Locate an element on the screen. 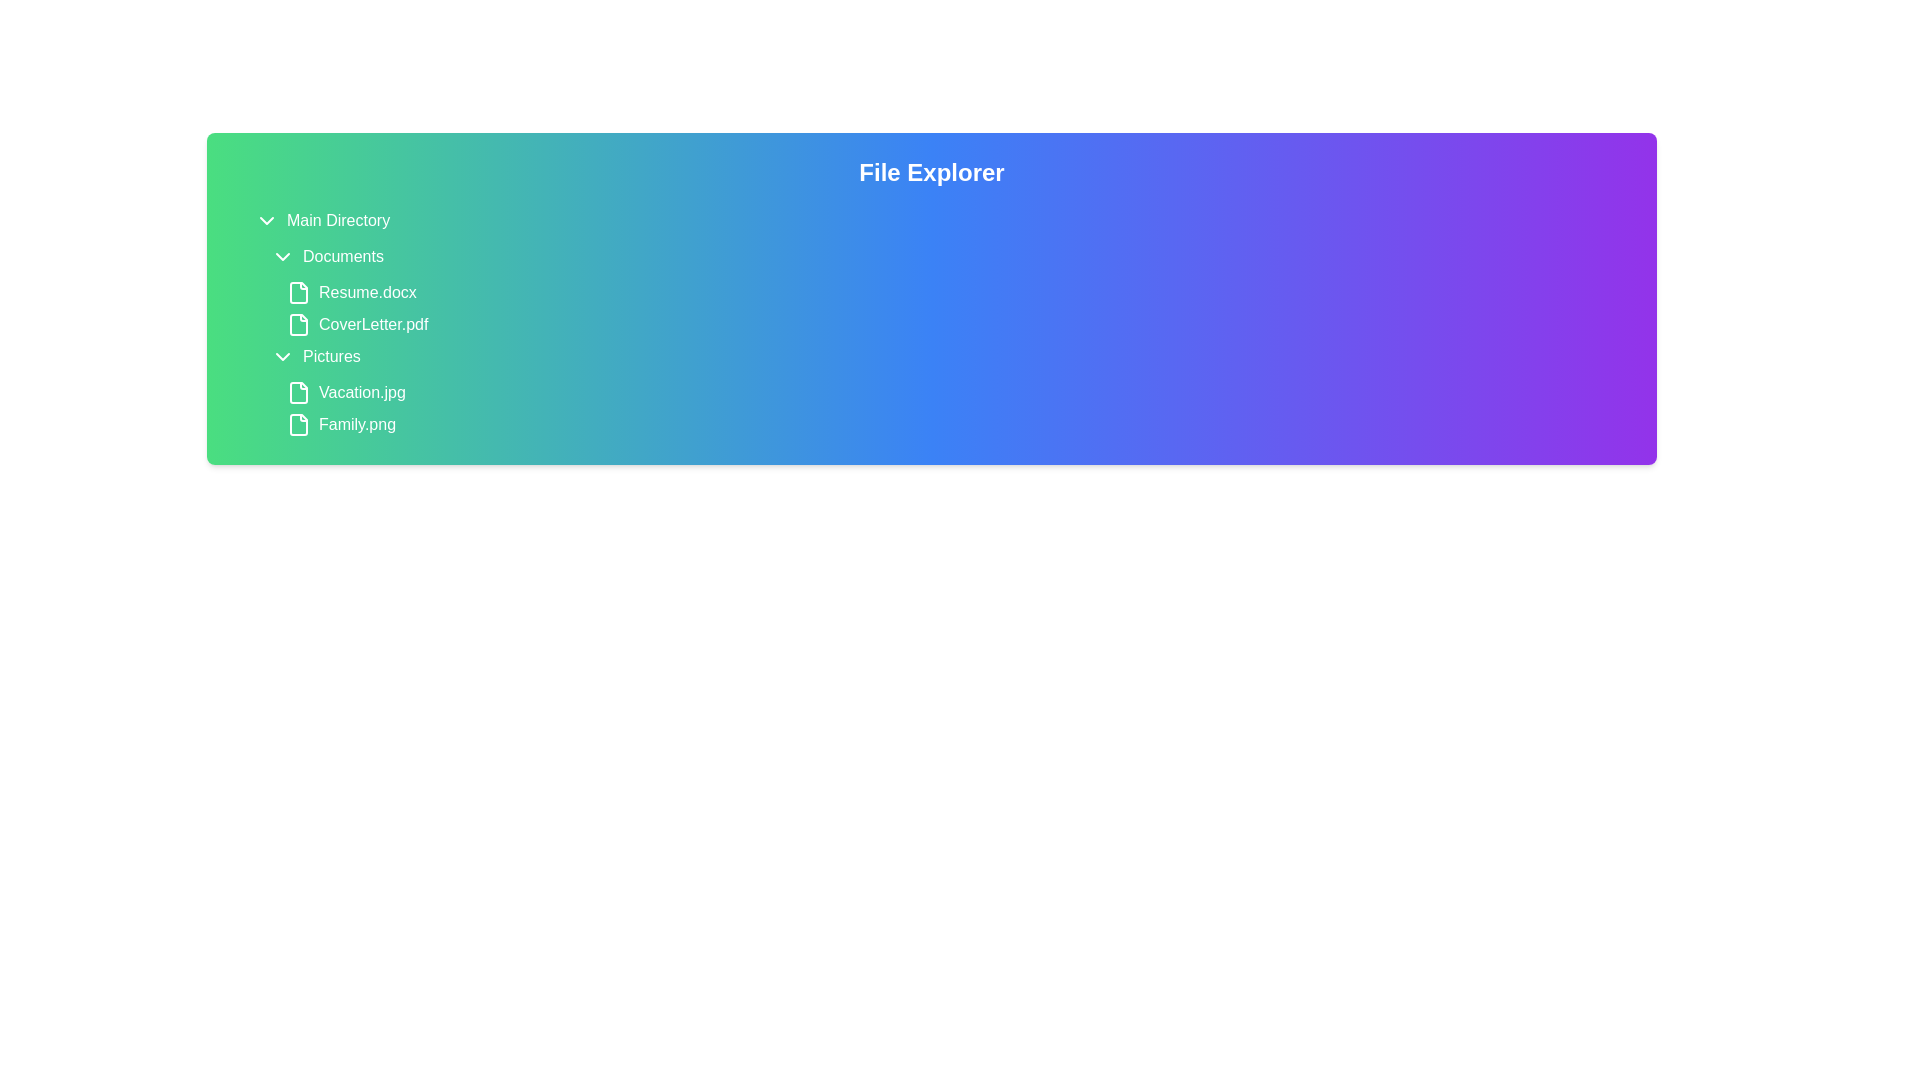  the text label representing the file named 'CoverLetter.pdf' located in the 'Documents' folder, positioned below 'Resume.docx' is located at coordinates (373, 323).